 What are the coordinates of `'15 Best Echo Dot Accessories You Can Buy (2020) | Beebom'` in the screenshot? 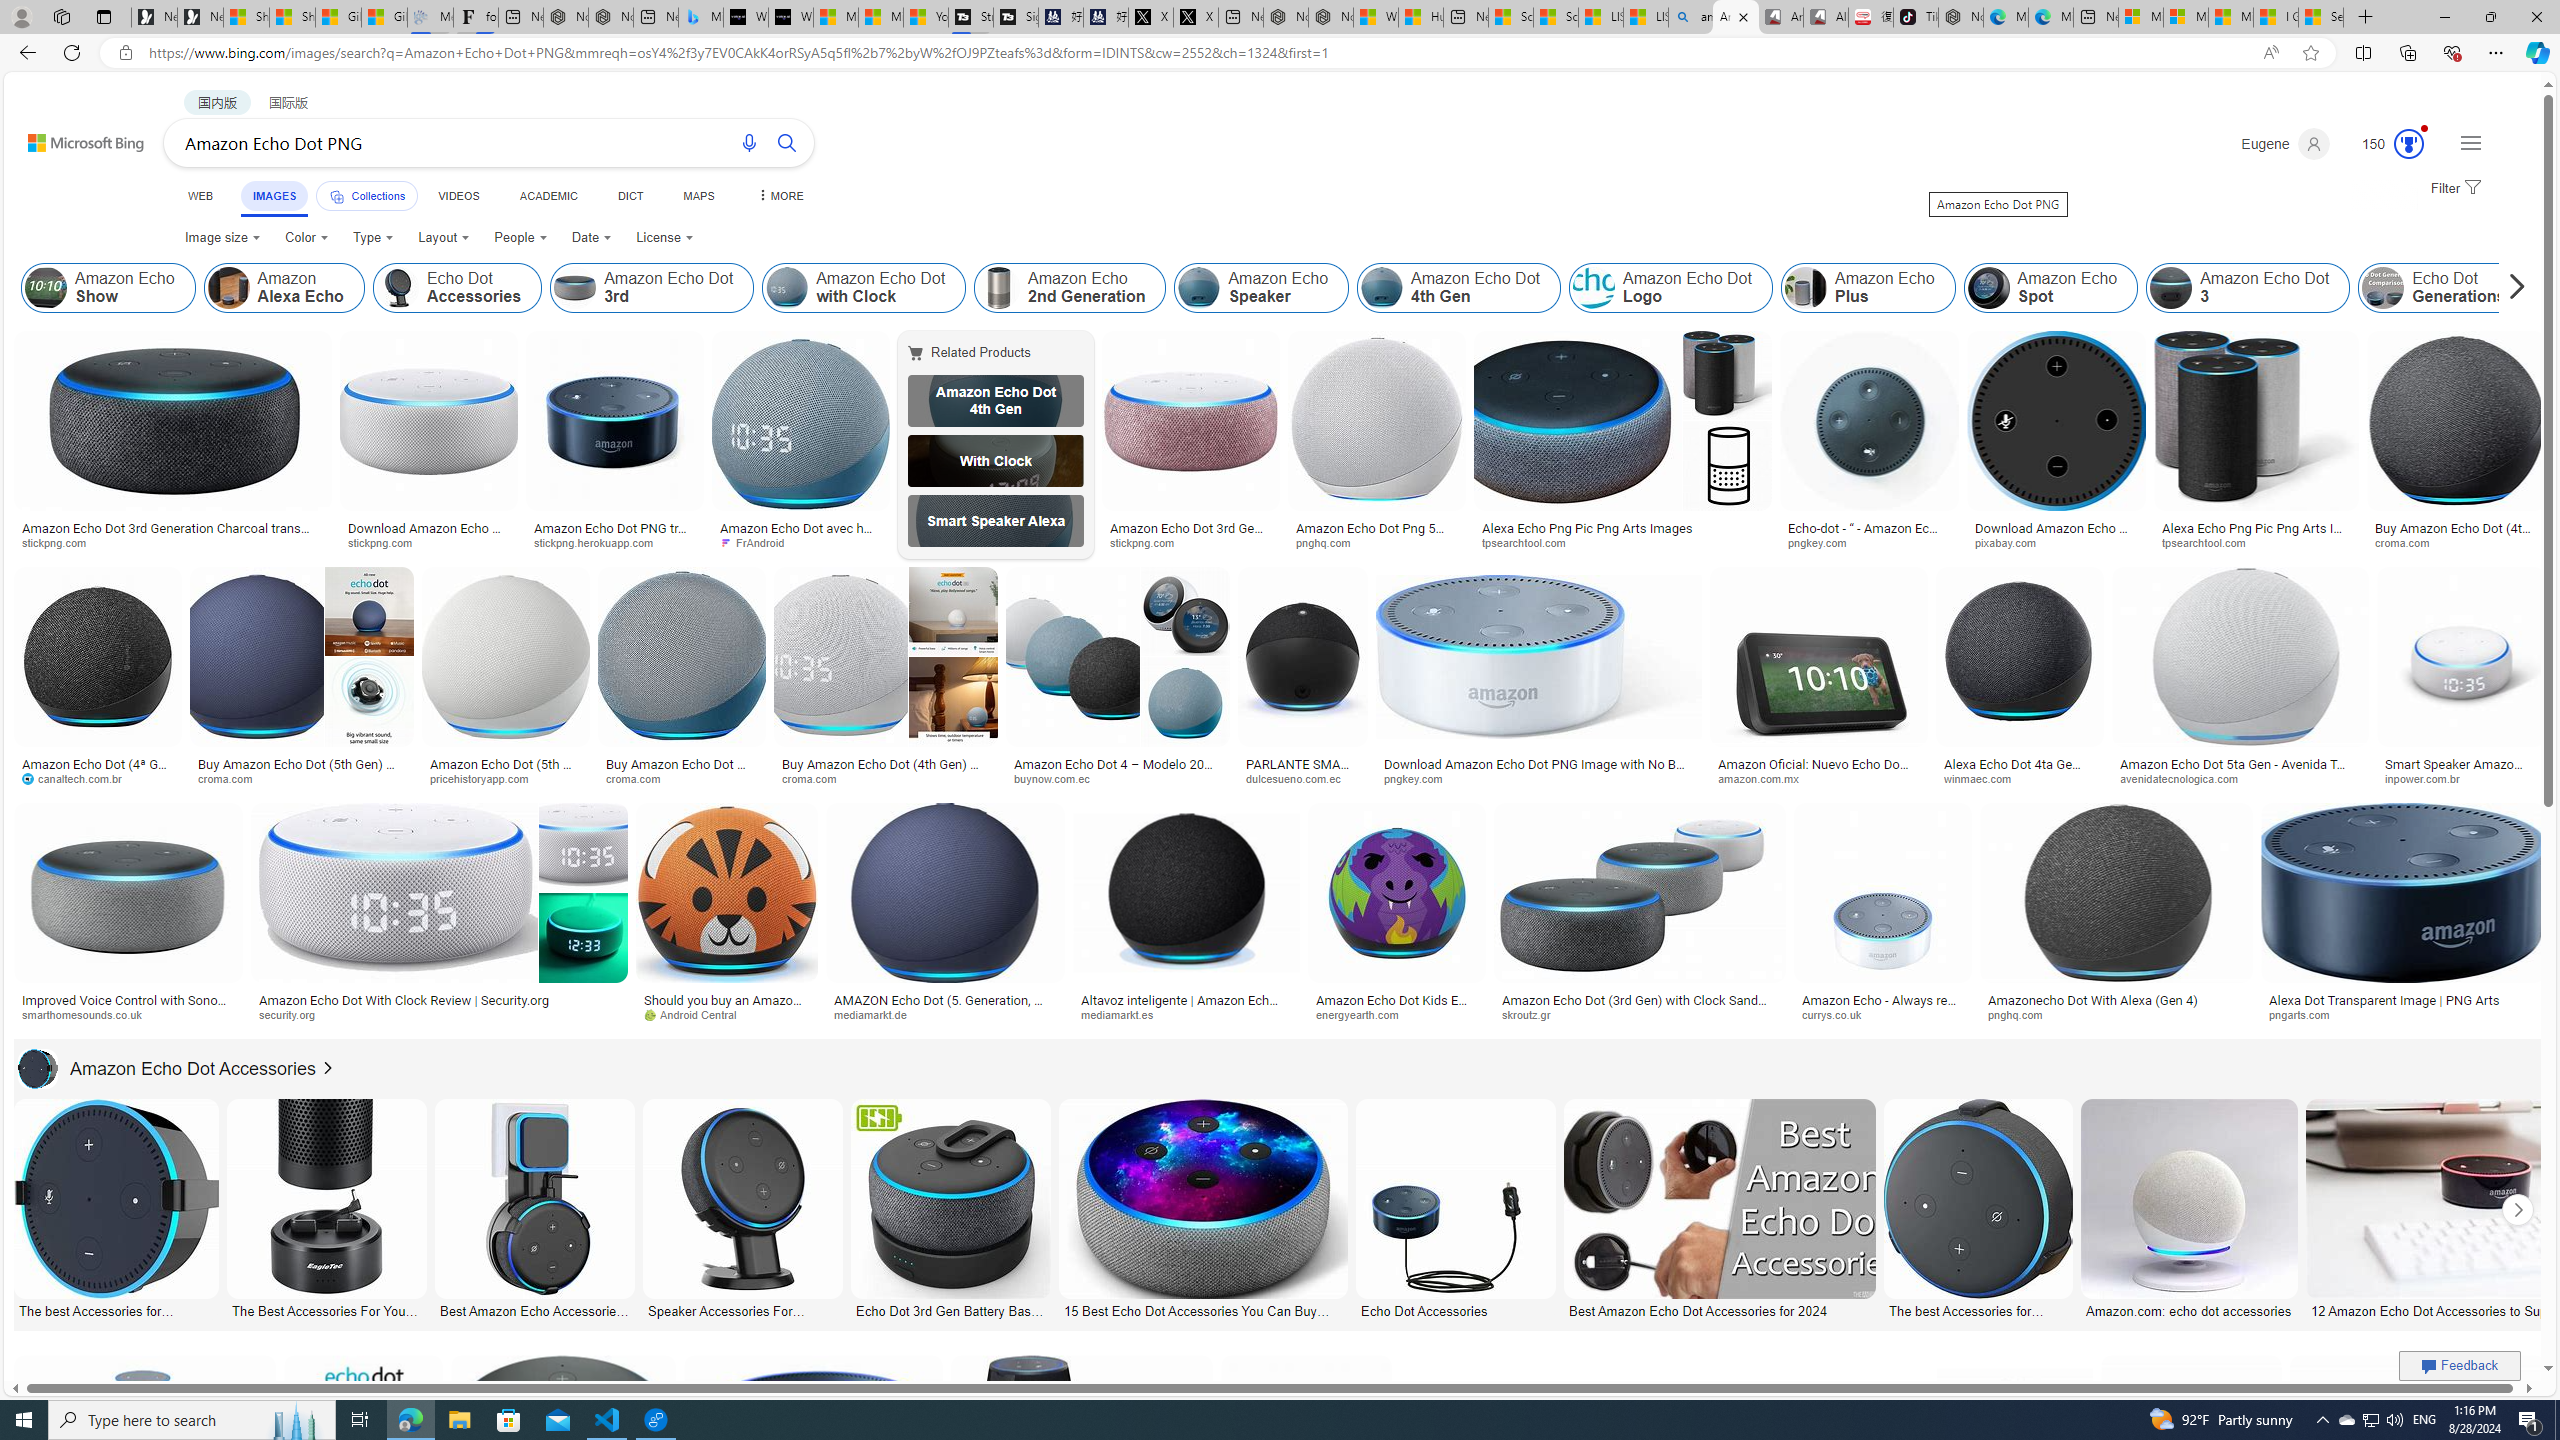 It's located at (1200, 1309).